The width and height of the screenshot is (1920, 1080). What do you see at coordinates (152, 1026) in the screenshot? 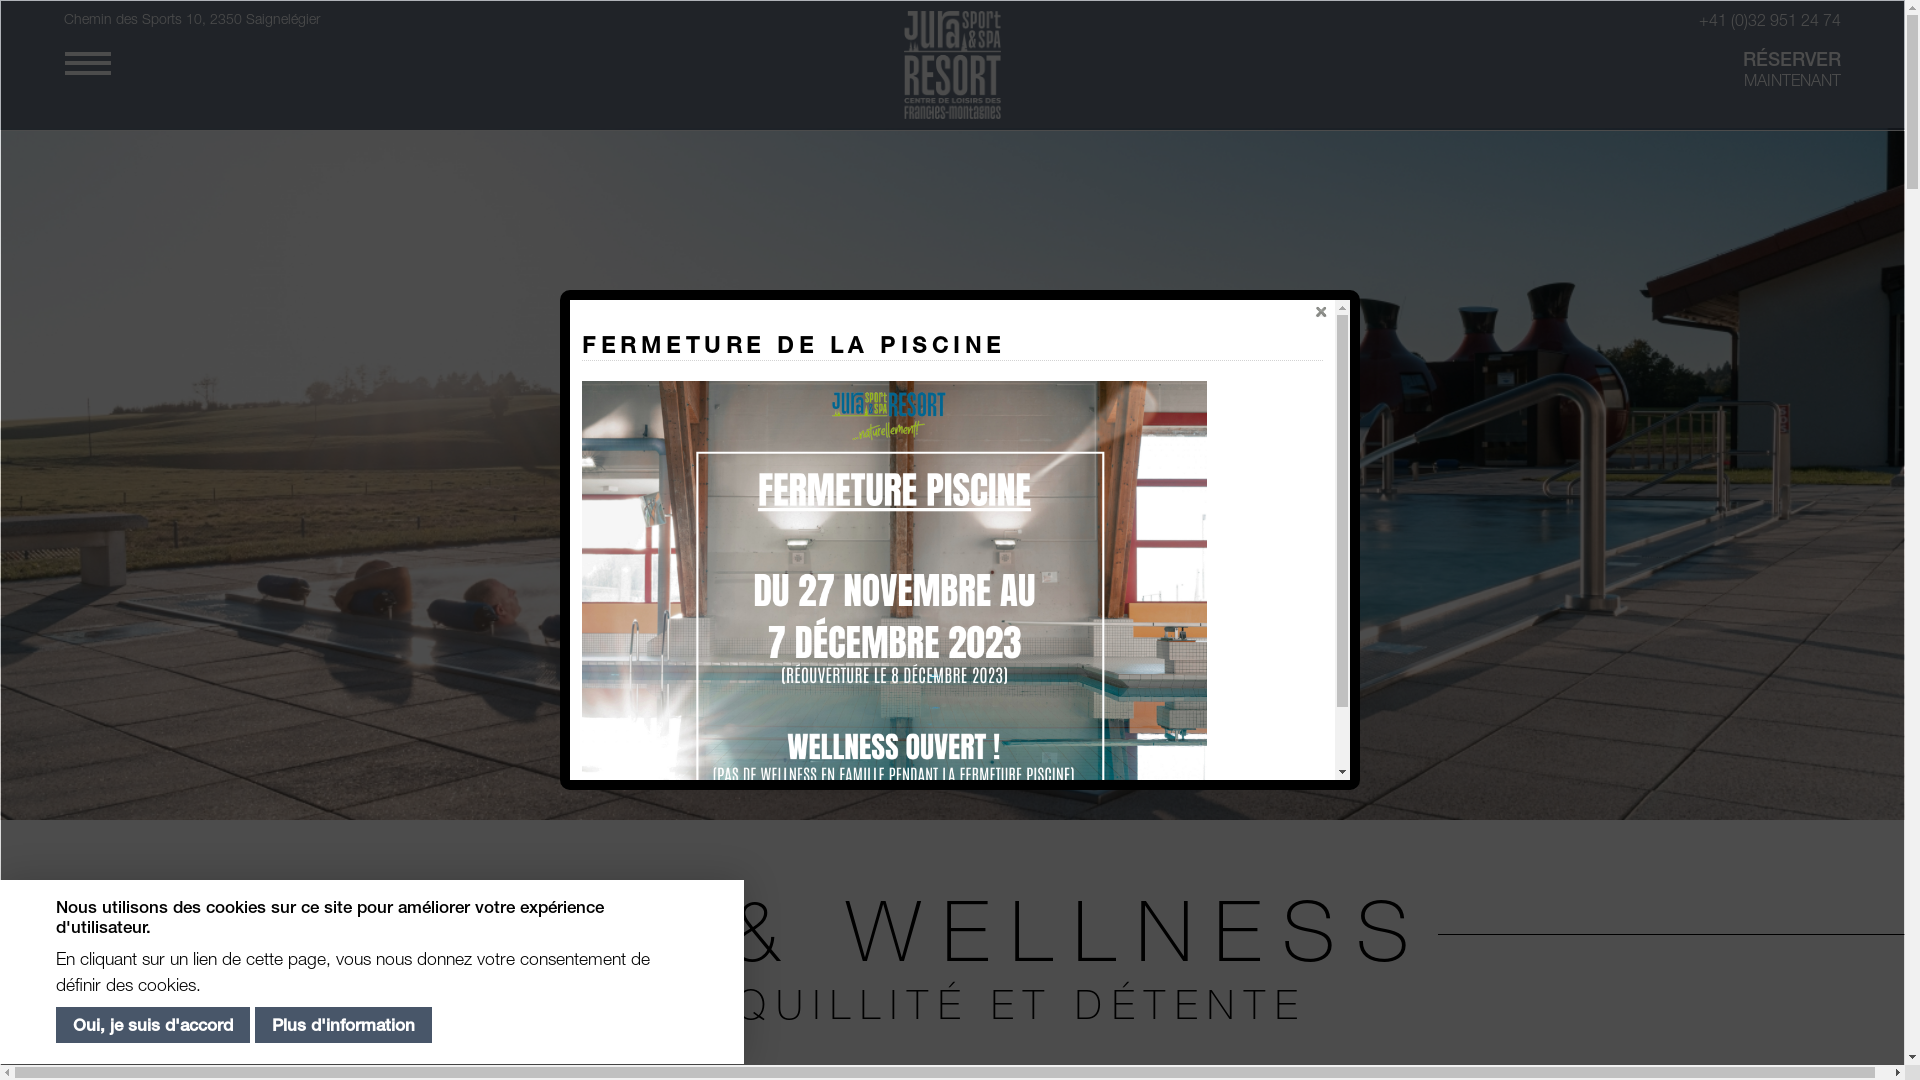
I see `'Oui, je suis d'accord'` at bounding box center [152, 1026].